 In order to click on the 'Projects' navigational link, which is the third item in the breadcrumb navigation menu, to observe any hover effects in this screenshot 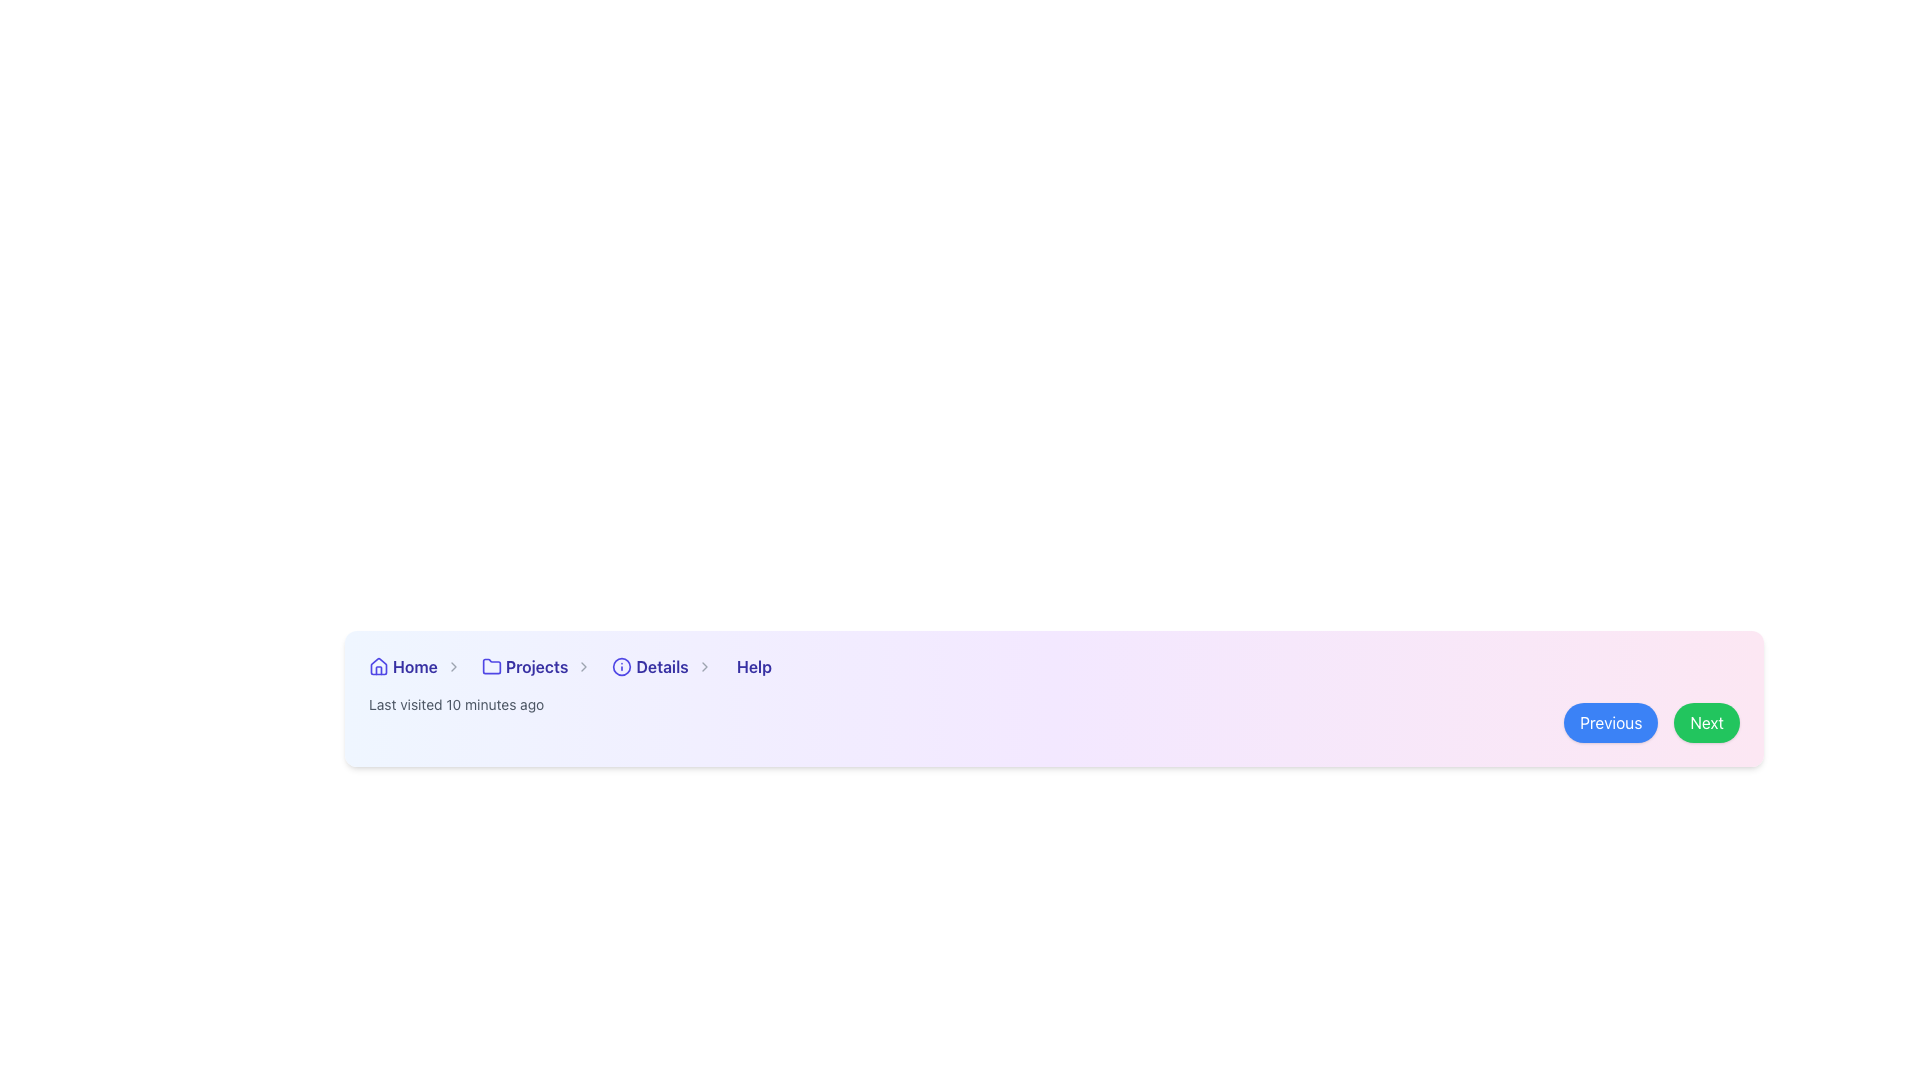, I will do `click(537, 667)`.